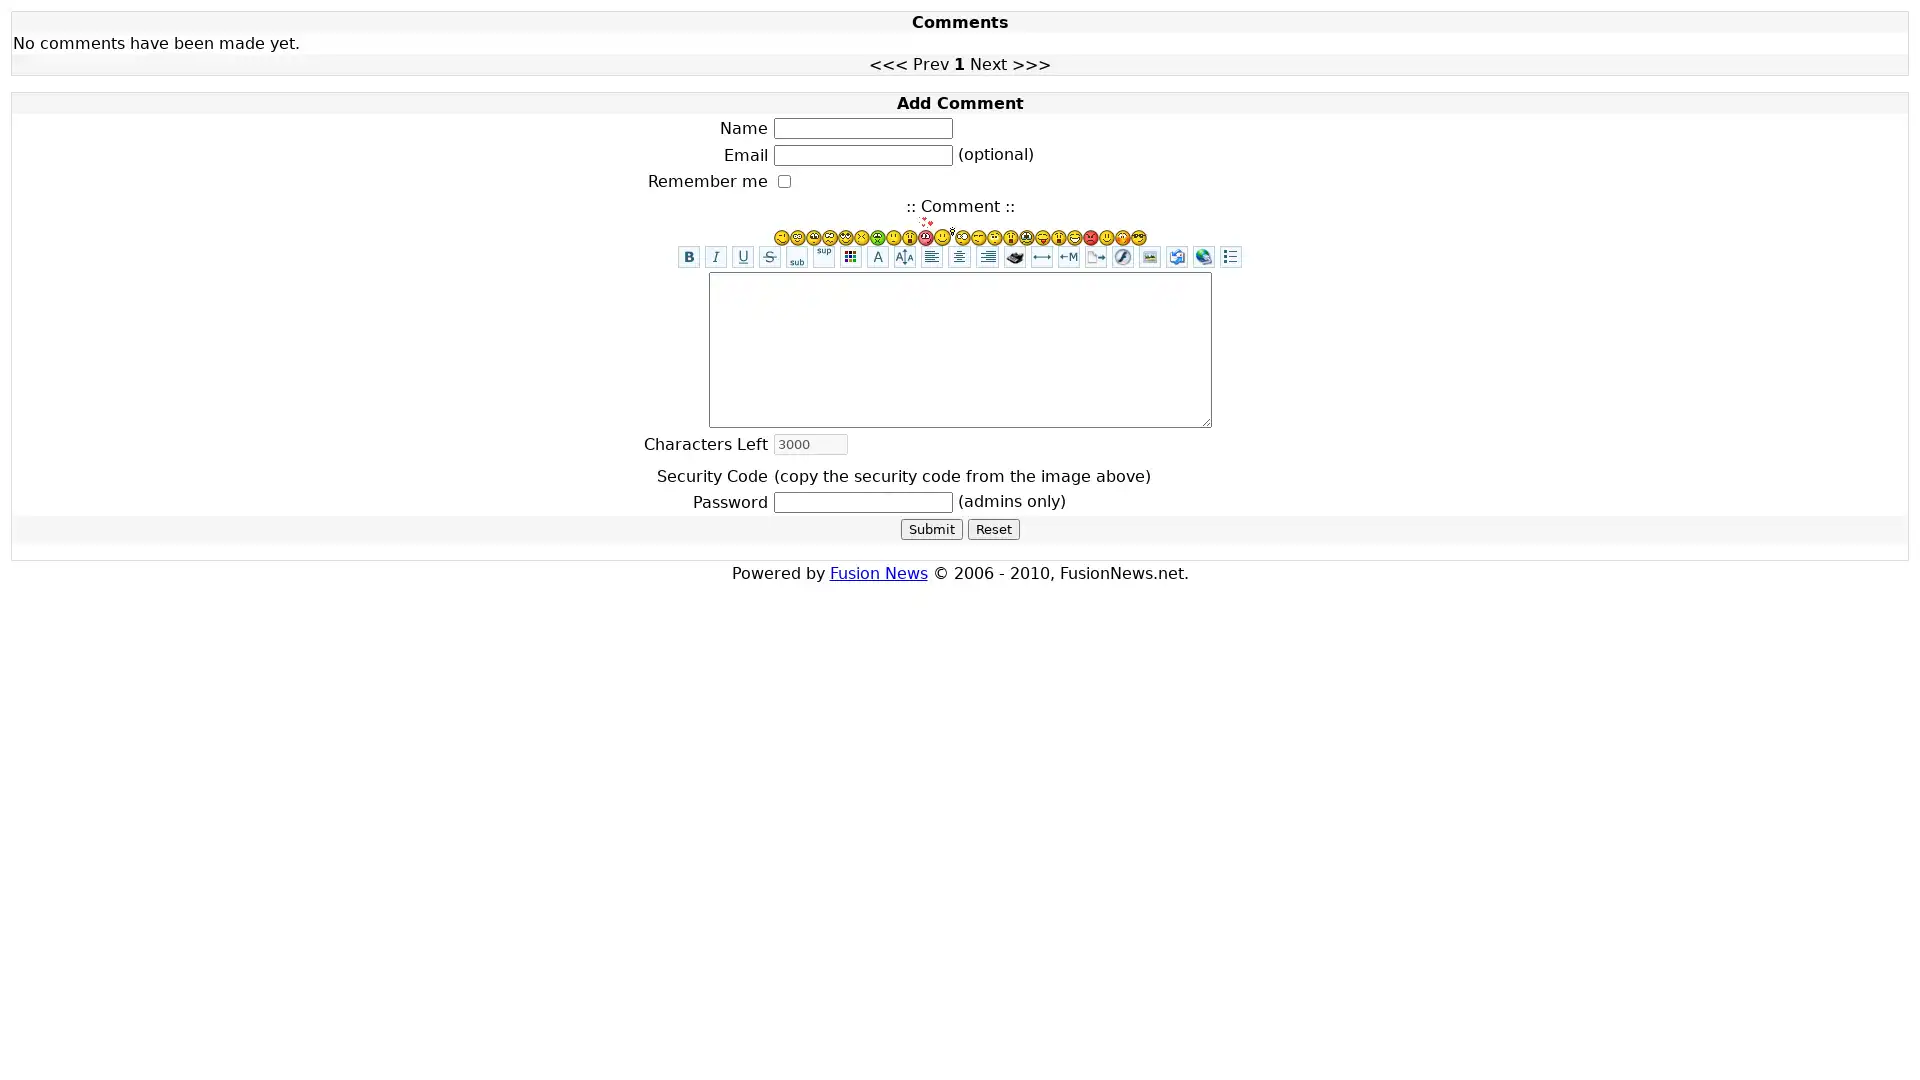 The height and width of the screenshot is (1080, 1920). Describe the element at coordinates (930, 528) in the screenshot. I see `Submit` at that location.